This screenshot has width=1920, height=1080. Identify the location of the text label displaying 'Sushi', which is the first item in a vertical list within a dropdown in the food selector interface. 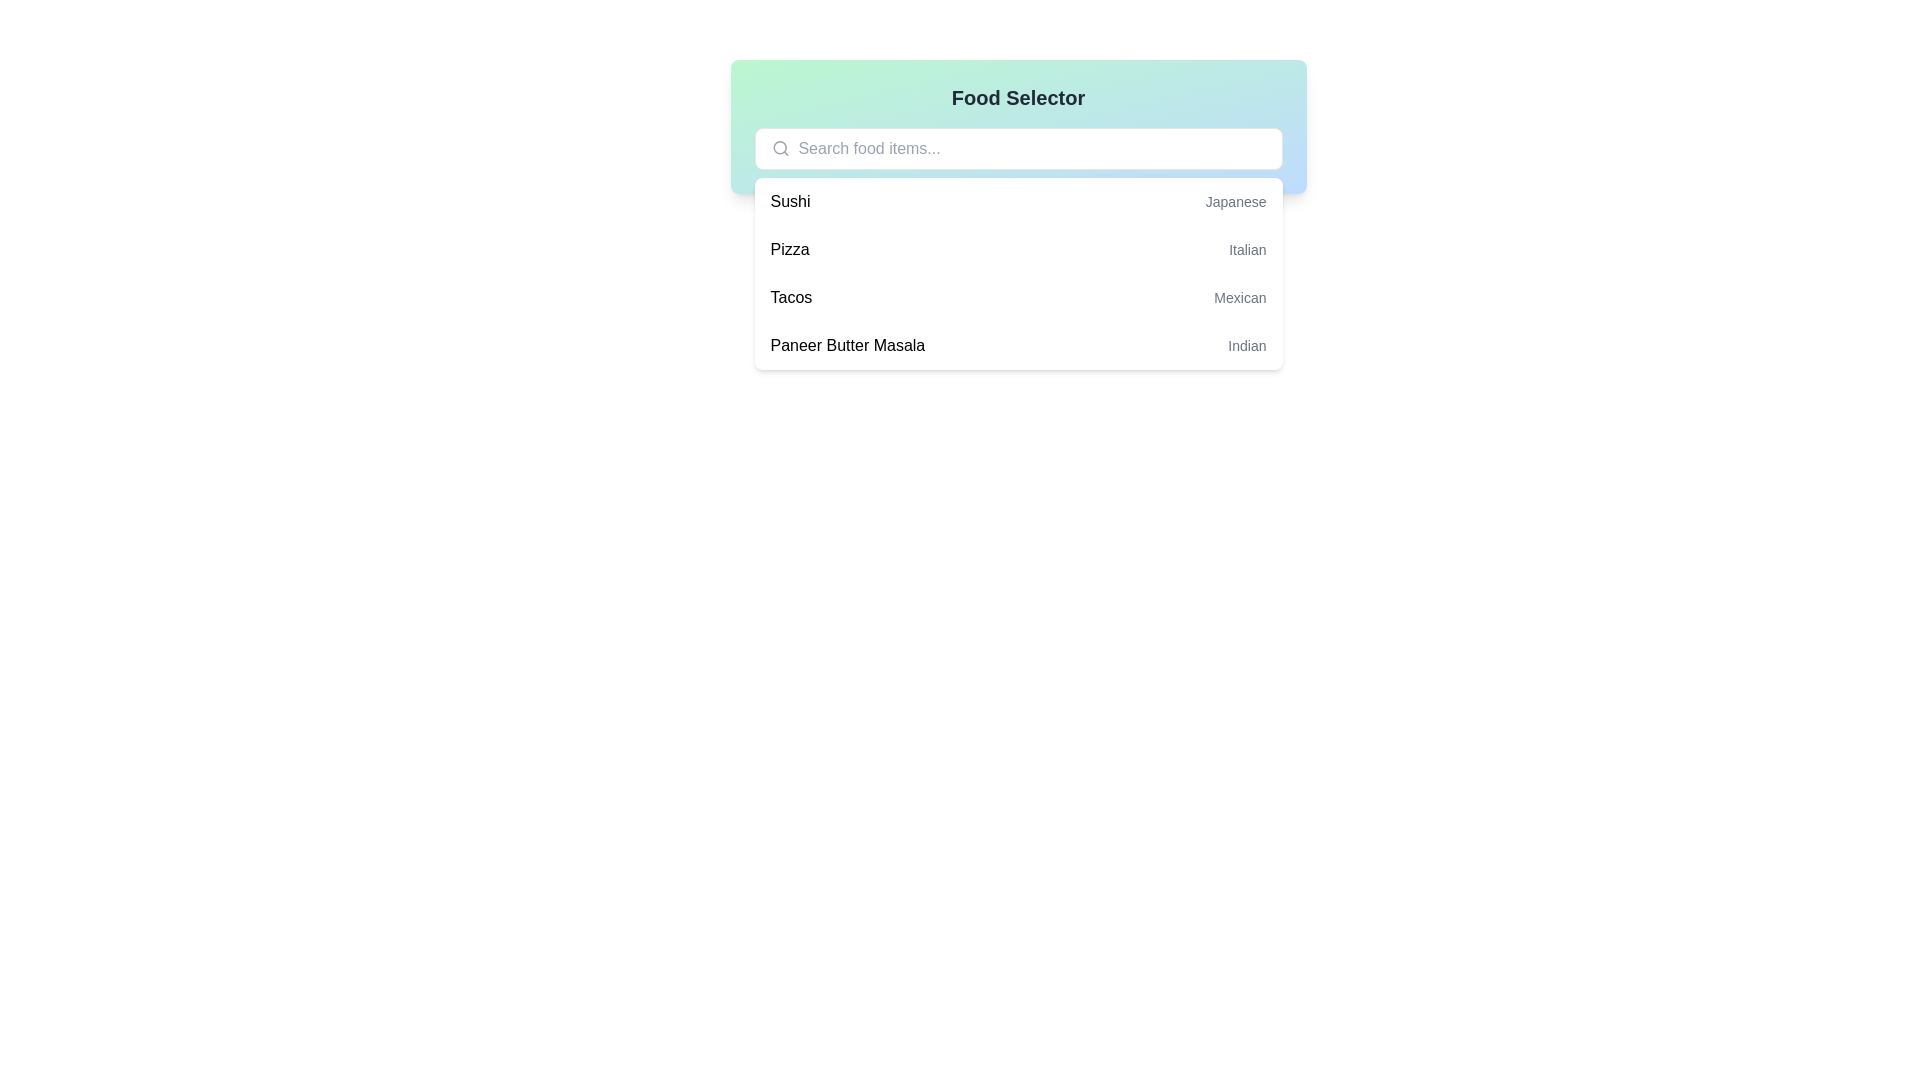
(789, 201).